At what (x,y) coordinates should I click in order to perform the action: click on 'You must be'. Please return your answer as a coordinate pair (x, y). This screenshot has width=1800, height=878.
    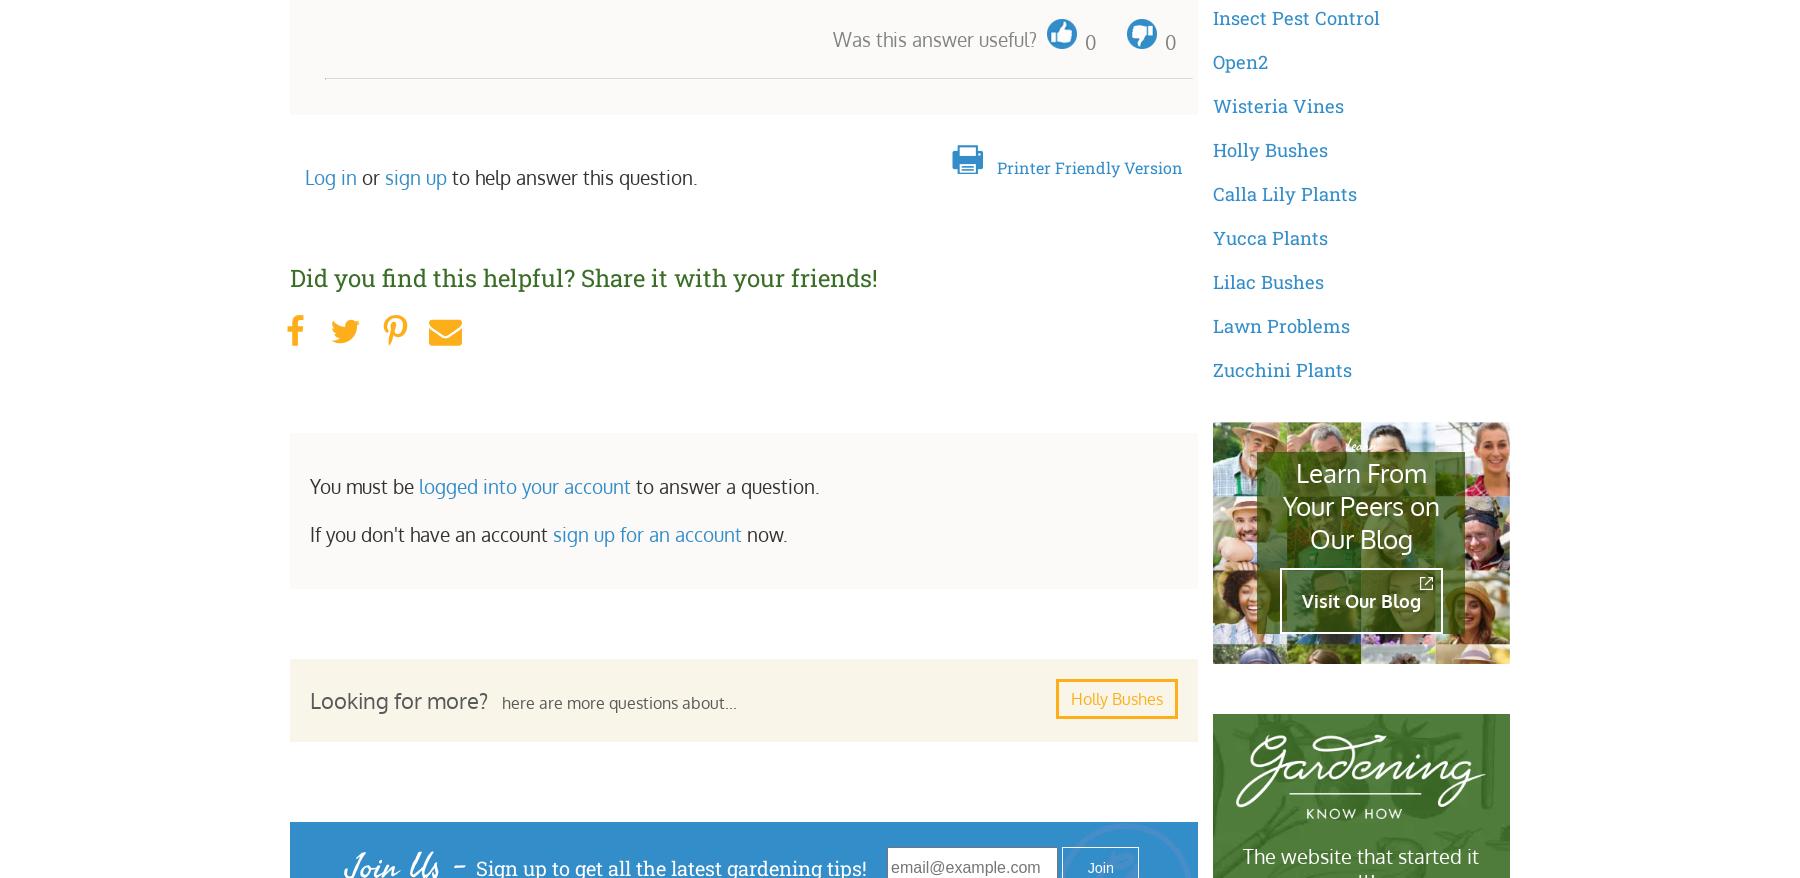
    Looking at the image, I should click on (364, 485).